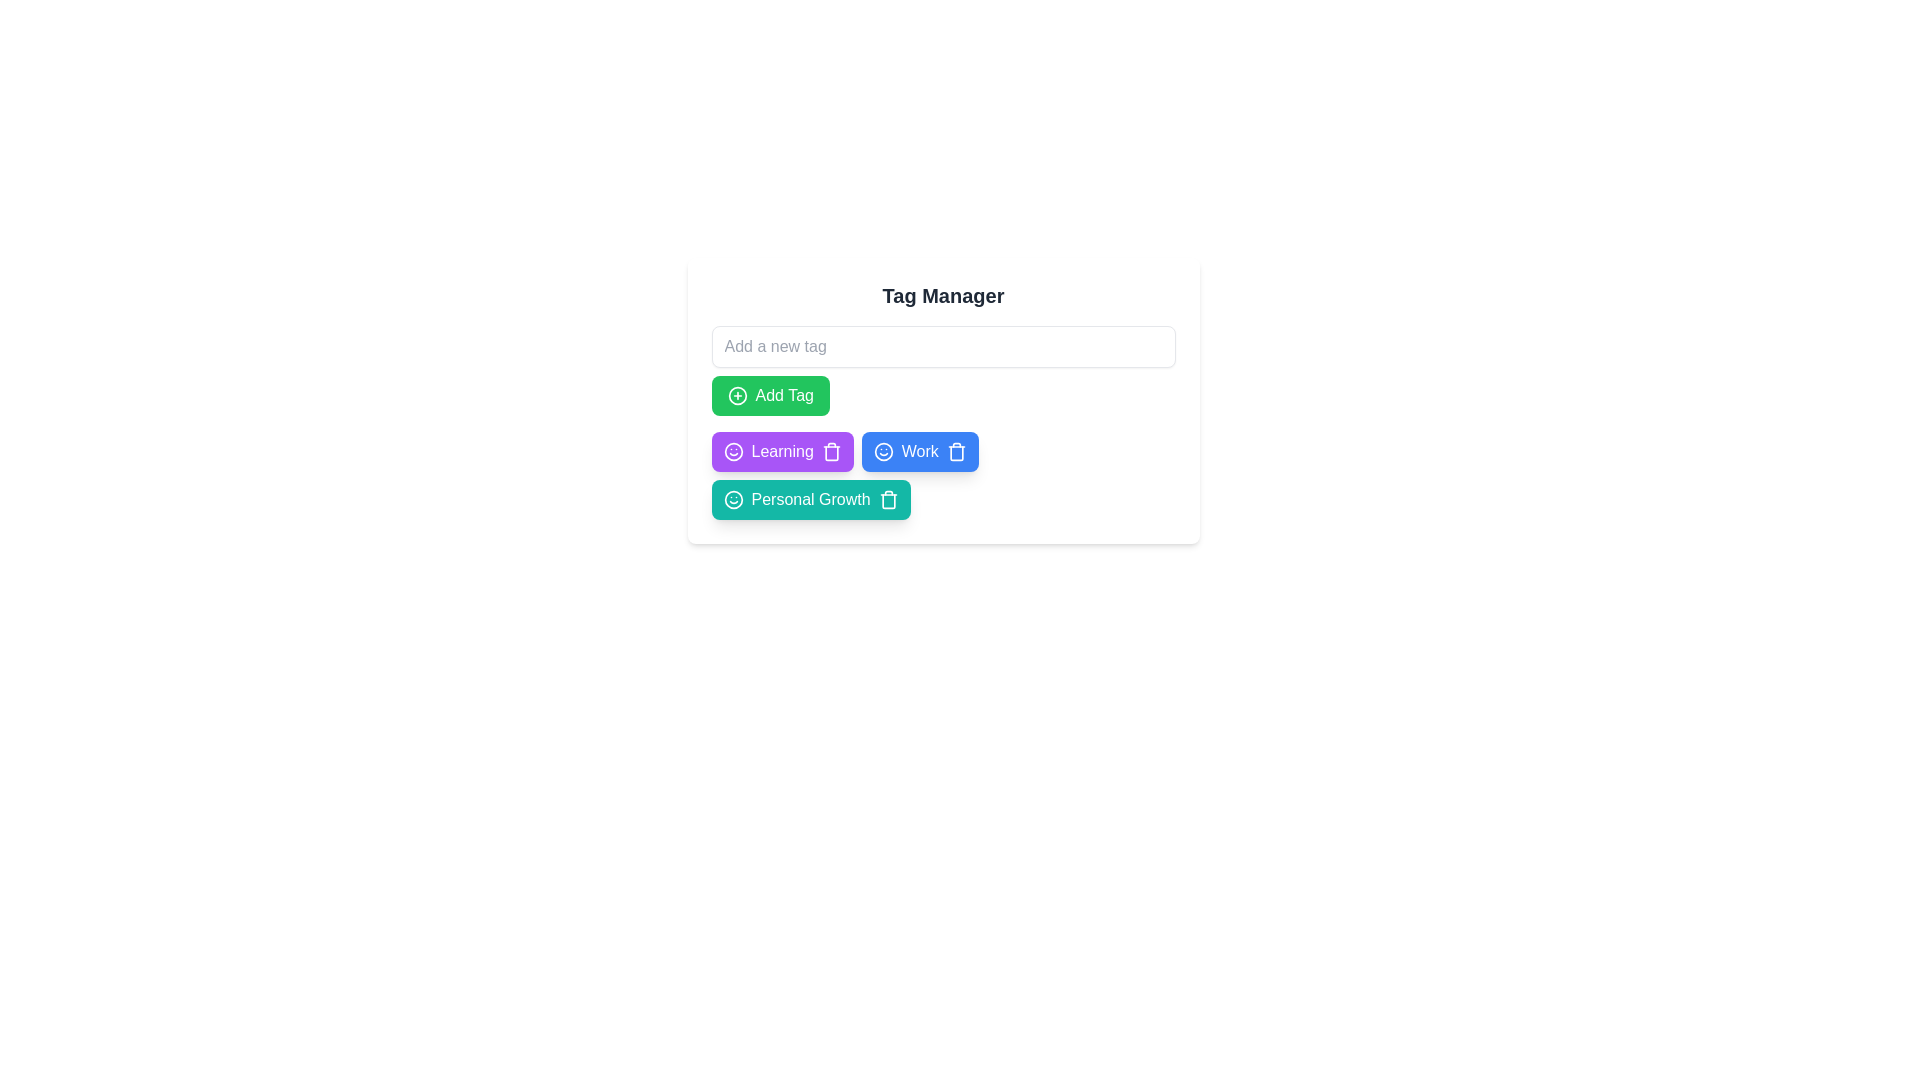 The image size is (1920, 1080). Describe the element at coordinates (831, 451) in the screenshot. I see `trash icon of the tag labeled Learning to delete it` at that location.